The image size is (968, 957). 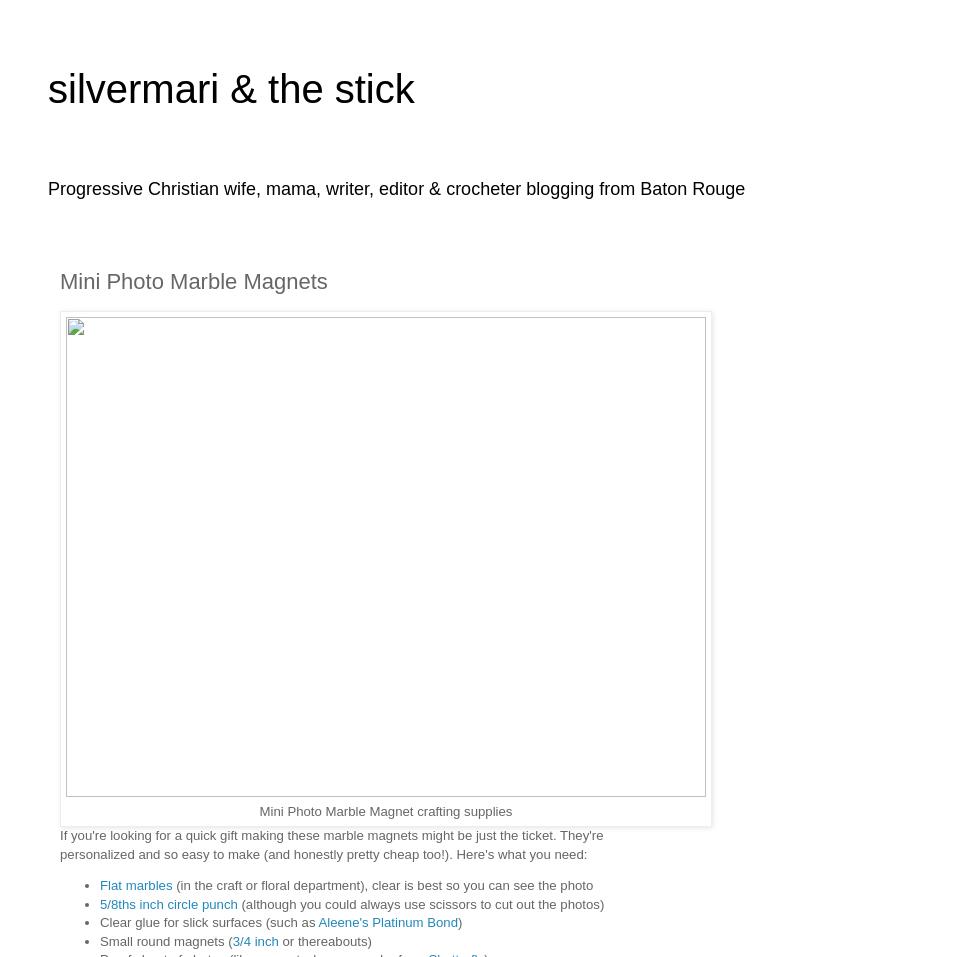 I want to click on 'or thereabouts)', so click(x=324, y=940).